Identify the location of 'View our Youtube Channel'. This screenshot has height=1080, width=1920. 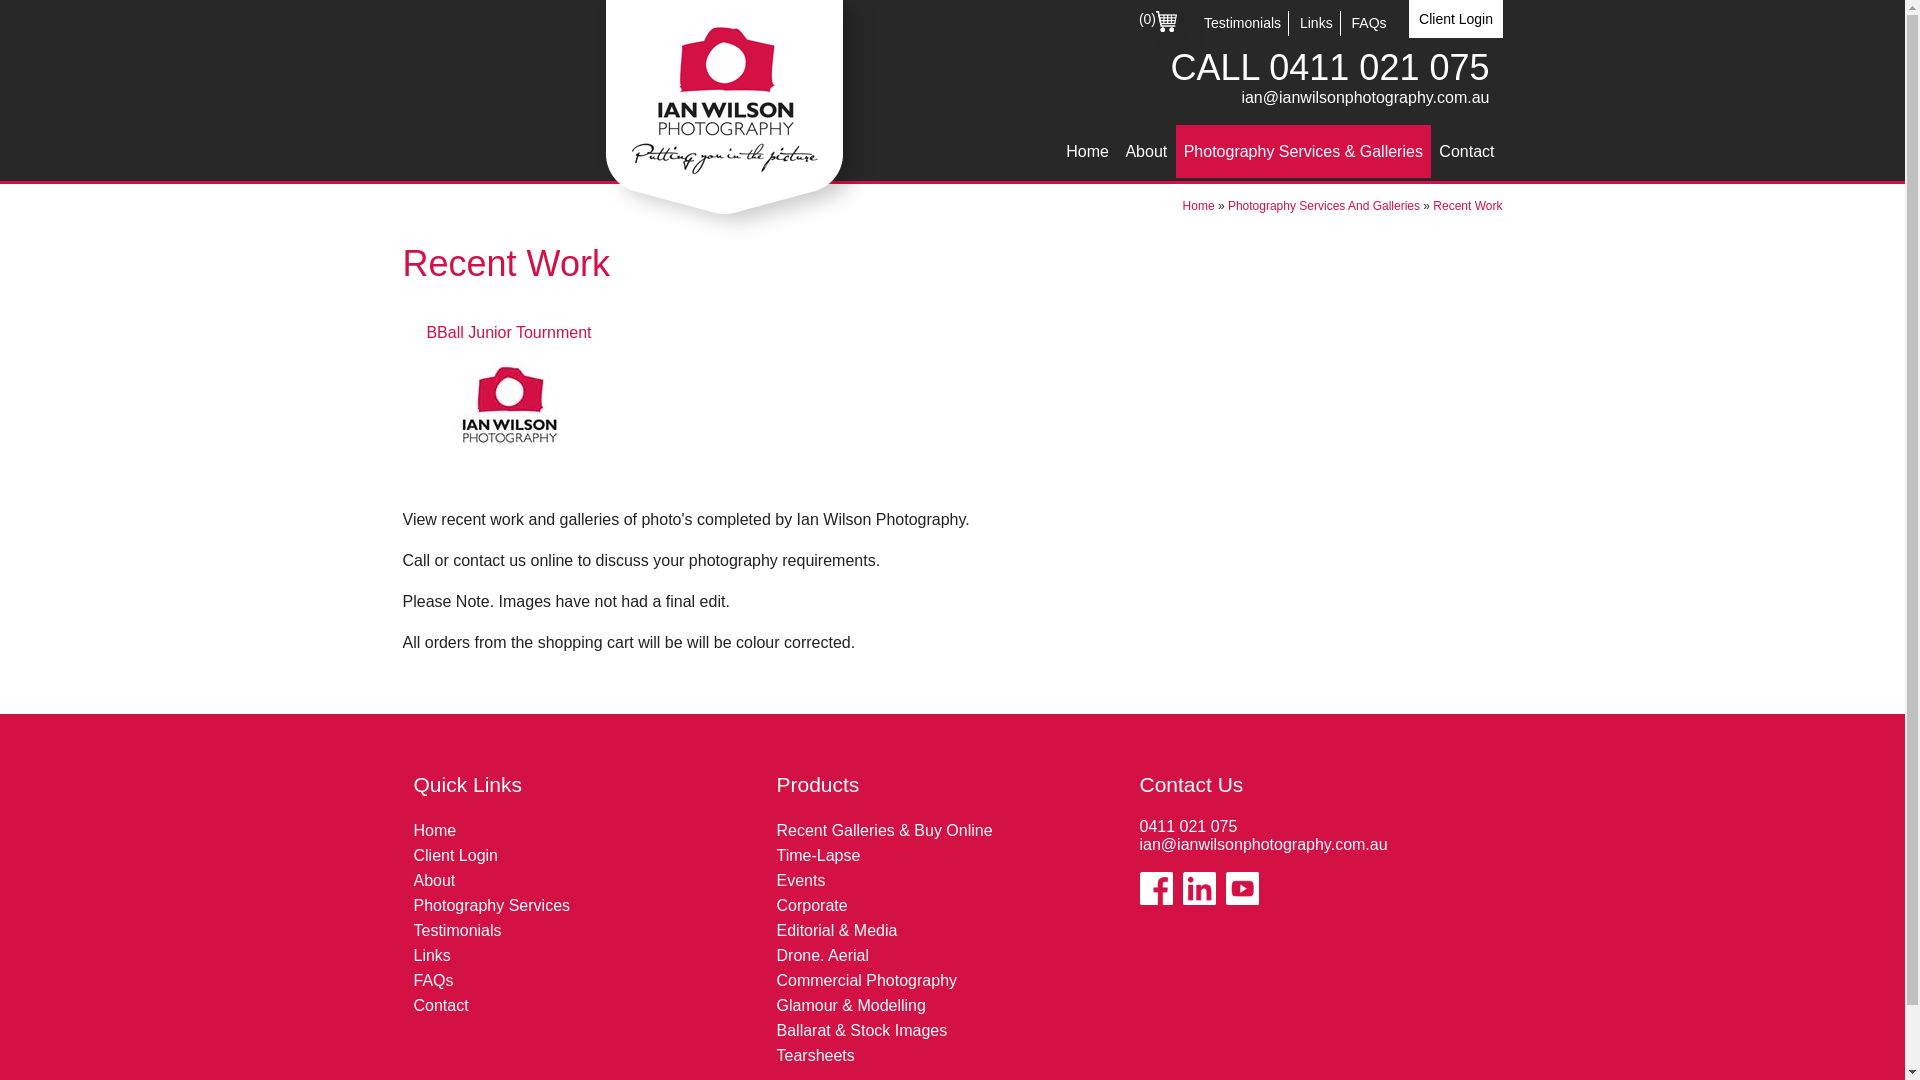
(1241, 887).